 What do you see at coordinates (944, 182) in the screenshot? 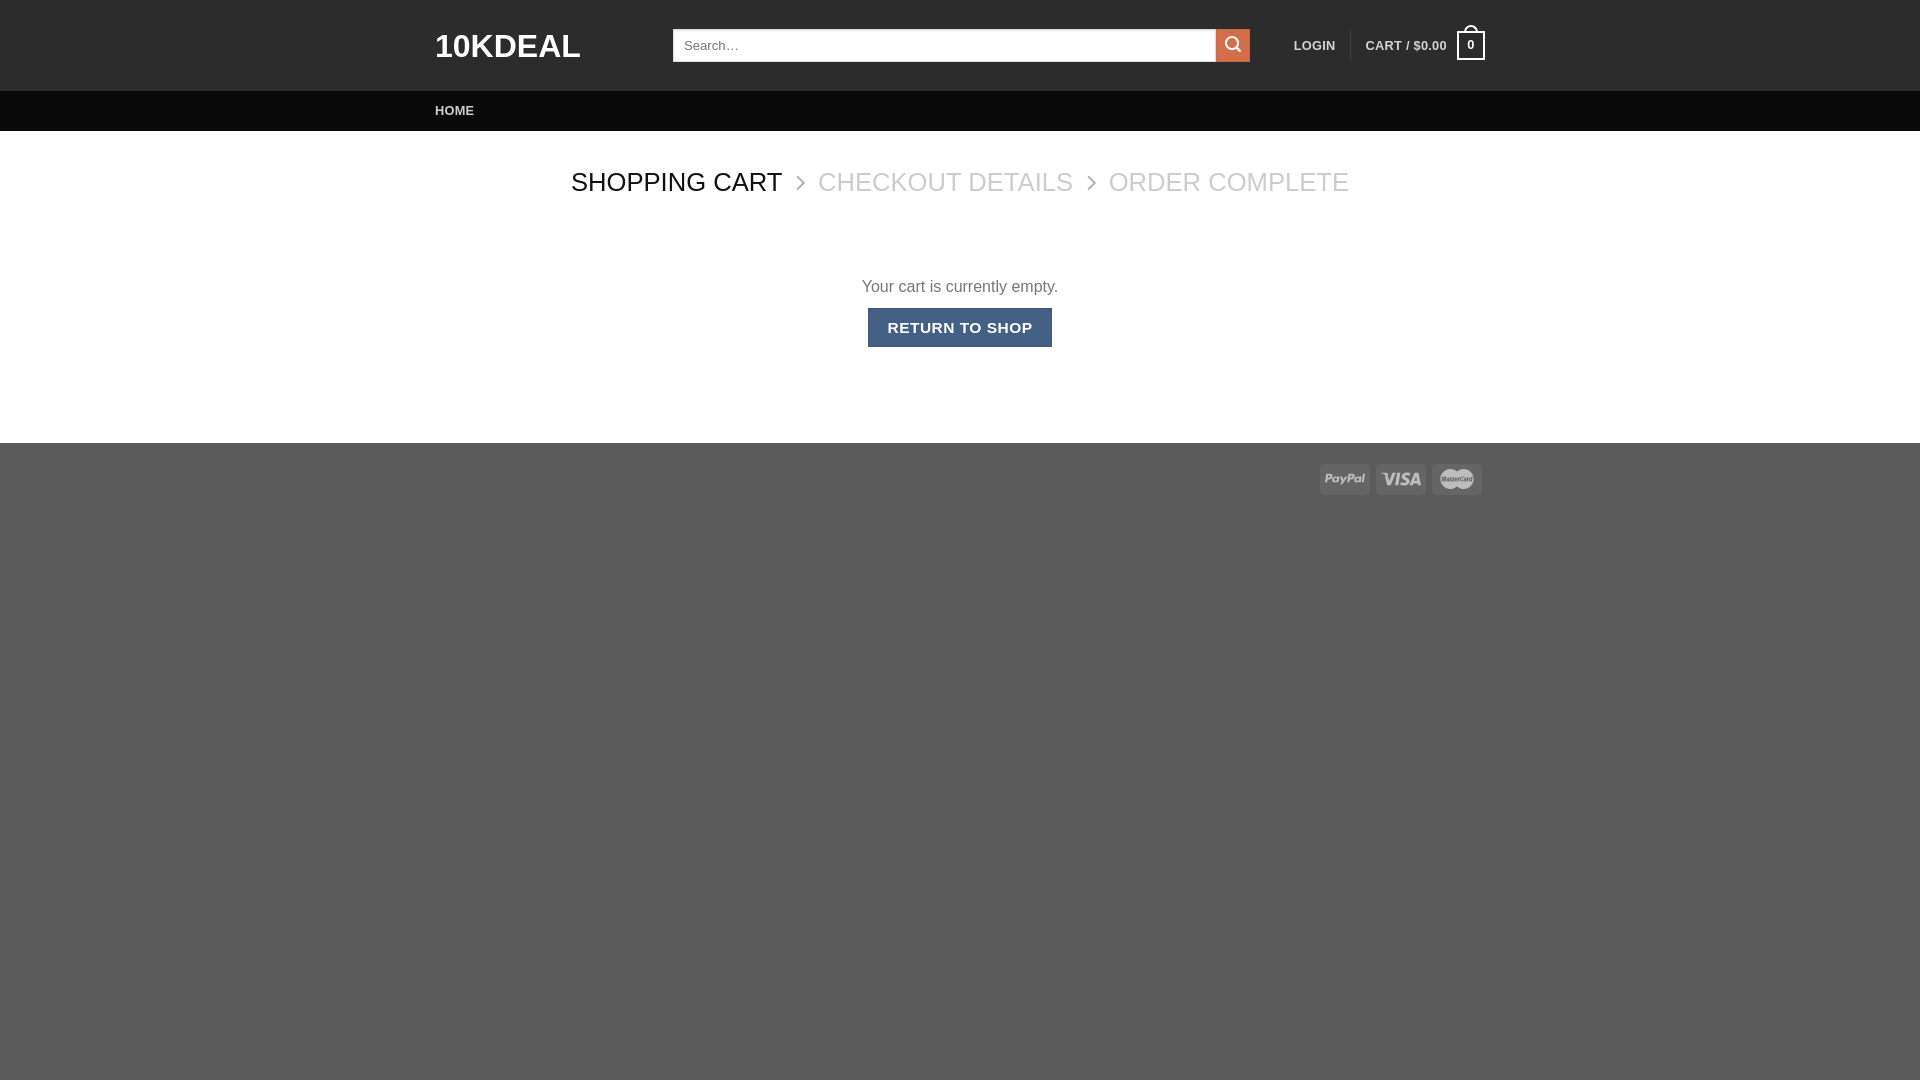
I see `'CHECKOUT DETAILS'` at bounding box center [944, 182].